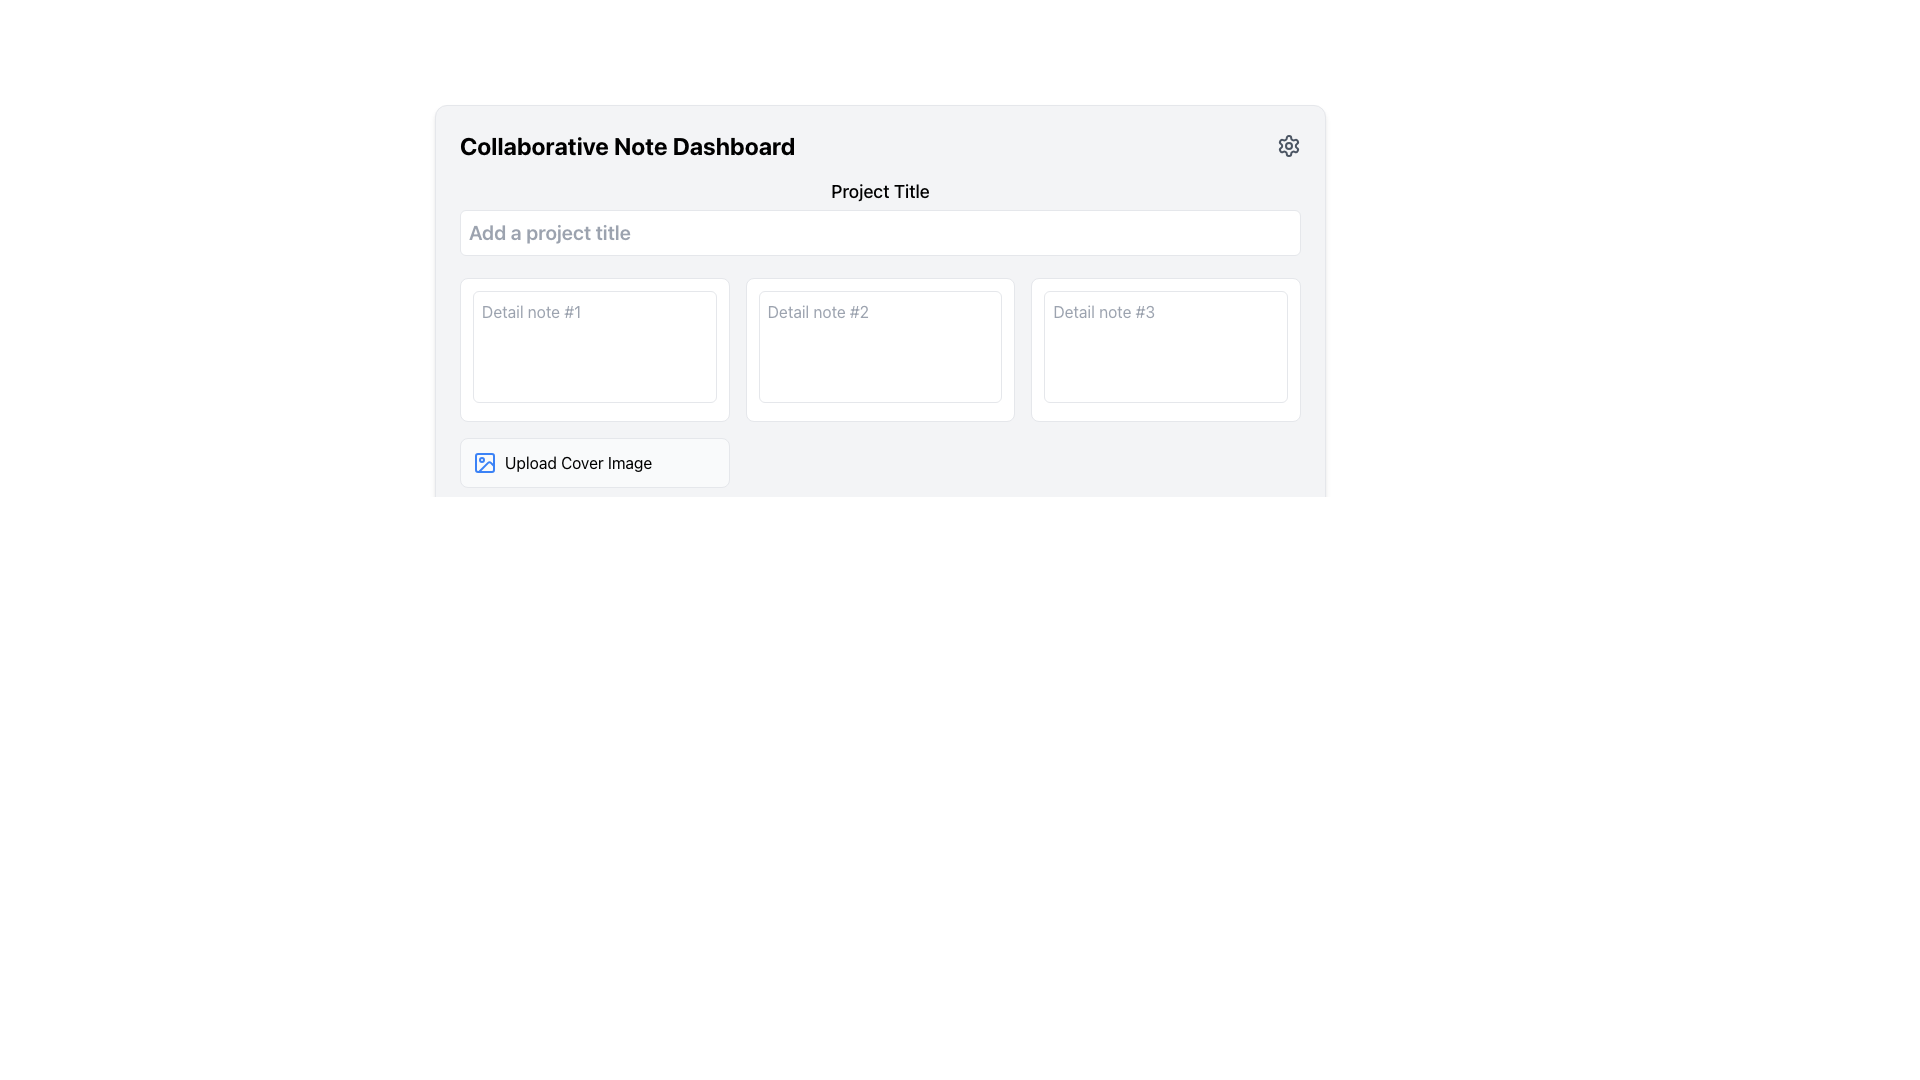 The height and width of the screenshot is (1080, 1920). What do you see at coordinates (1289, 145) in the screenshot?
I see `the gear-shaped icon button located at the top-right corner of the 'Collaborative Note Dashboard' header` at bounding box center [1289, 145].